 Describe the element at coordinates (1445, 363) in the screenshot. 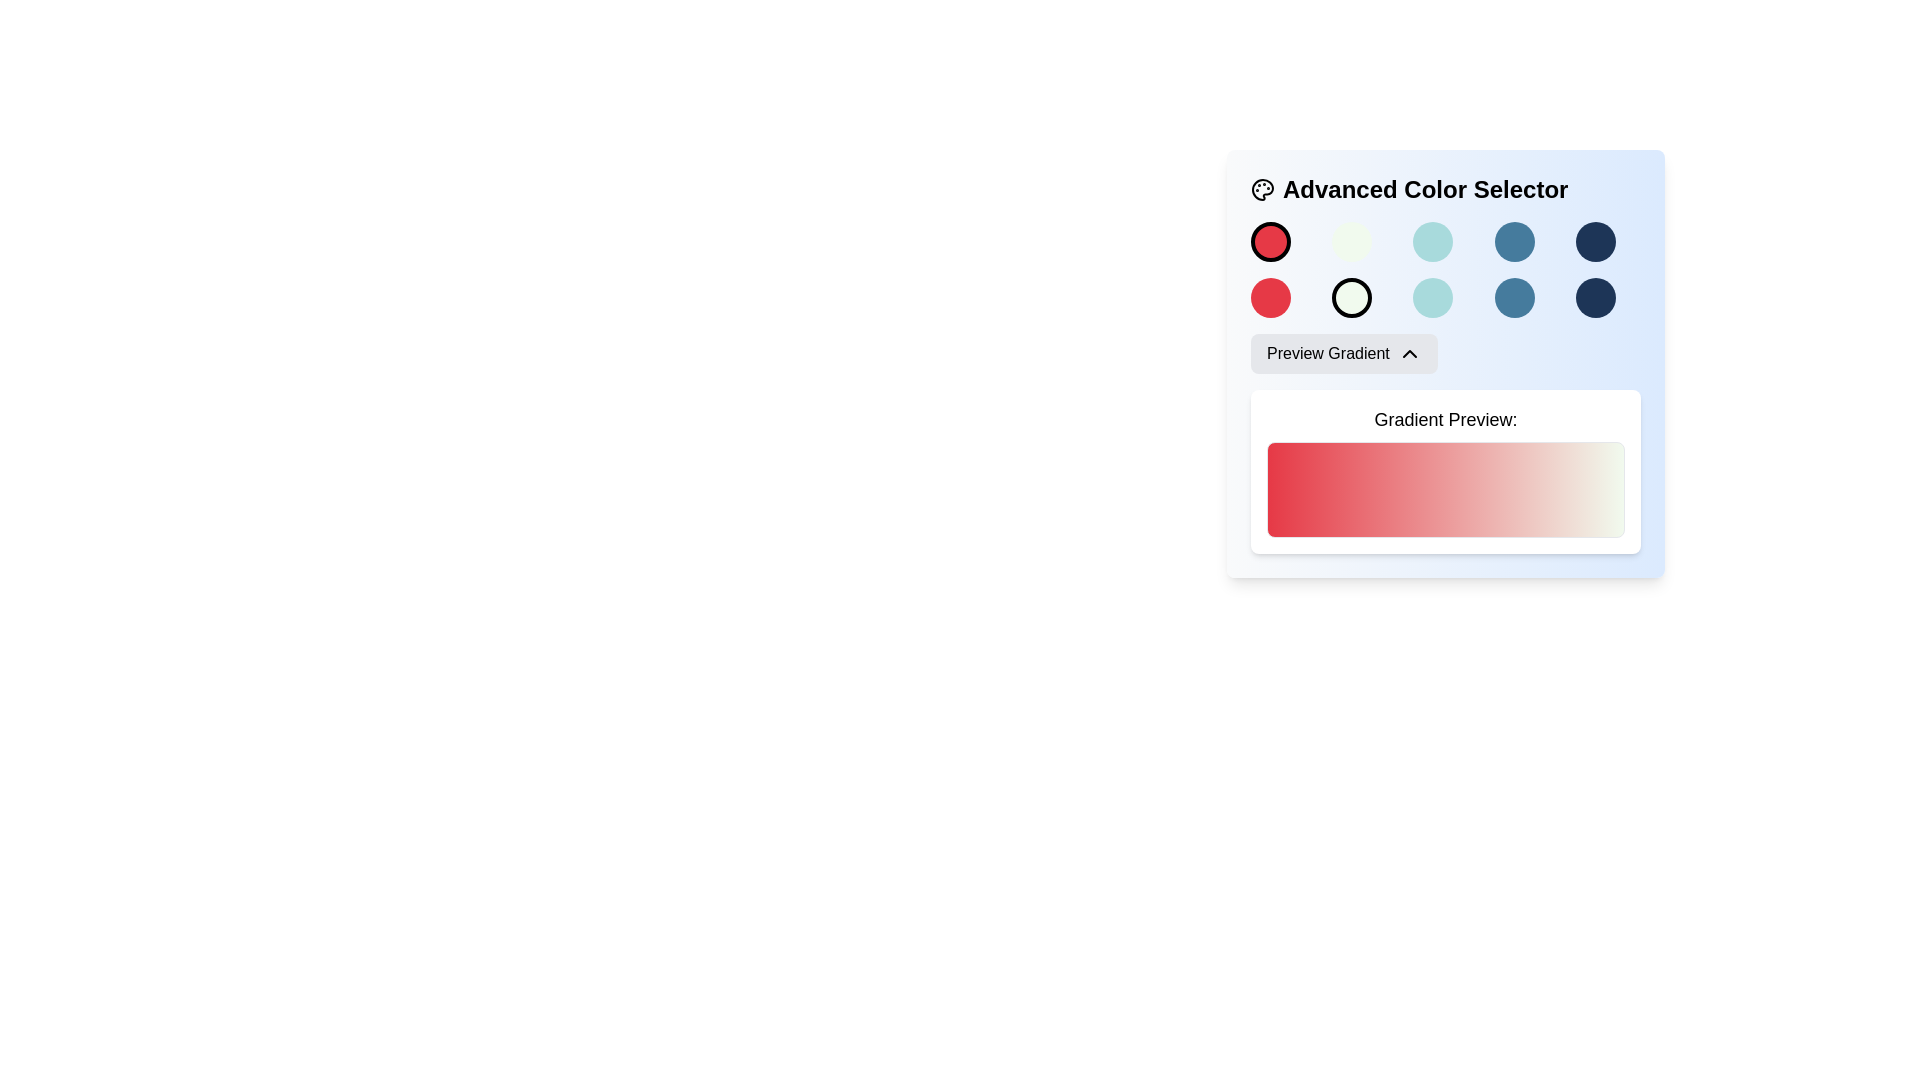

I see `the 'Preview Gradient' button in the Interactive color selection component` at that location.